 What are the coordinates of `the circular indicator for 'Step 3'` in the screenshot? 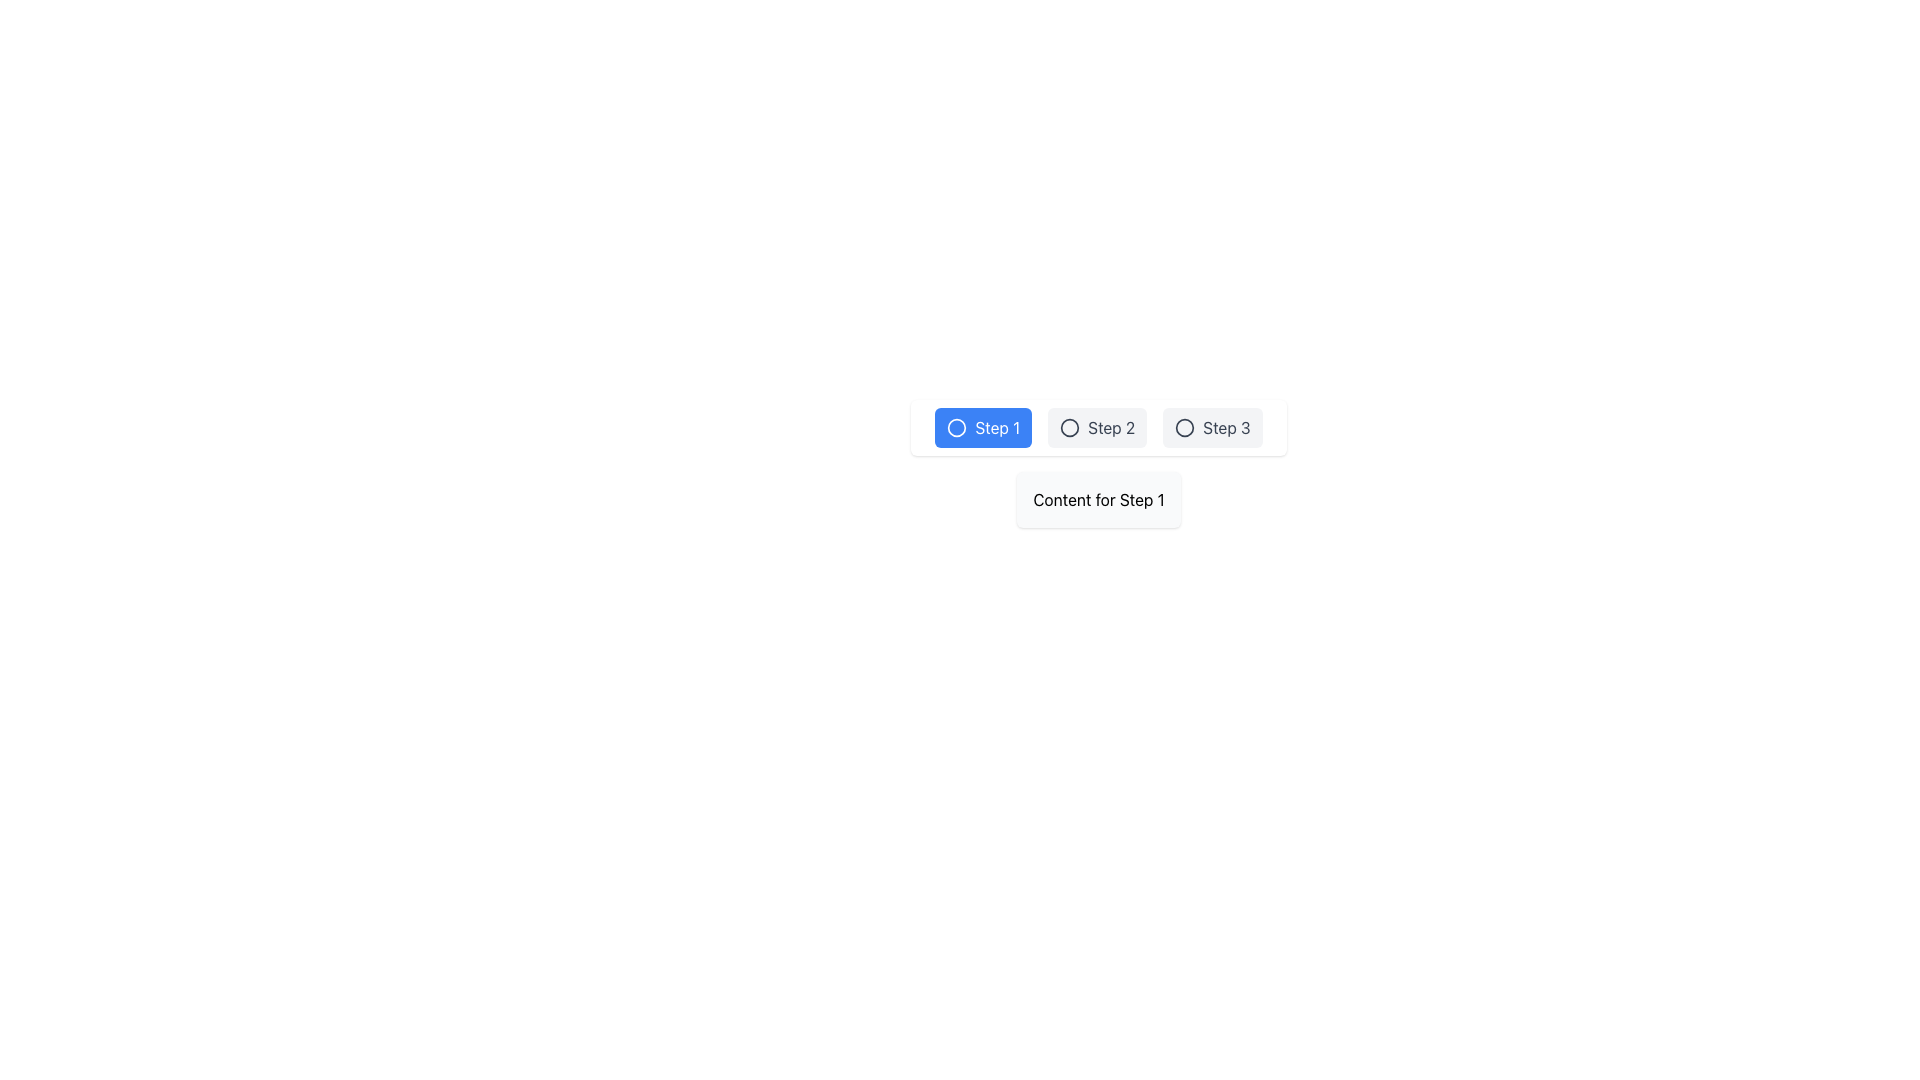 It's located at (1185, 427).